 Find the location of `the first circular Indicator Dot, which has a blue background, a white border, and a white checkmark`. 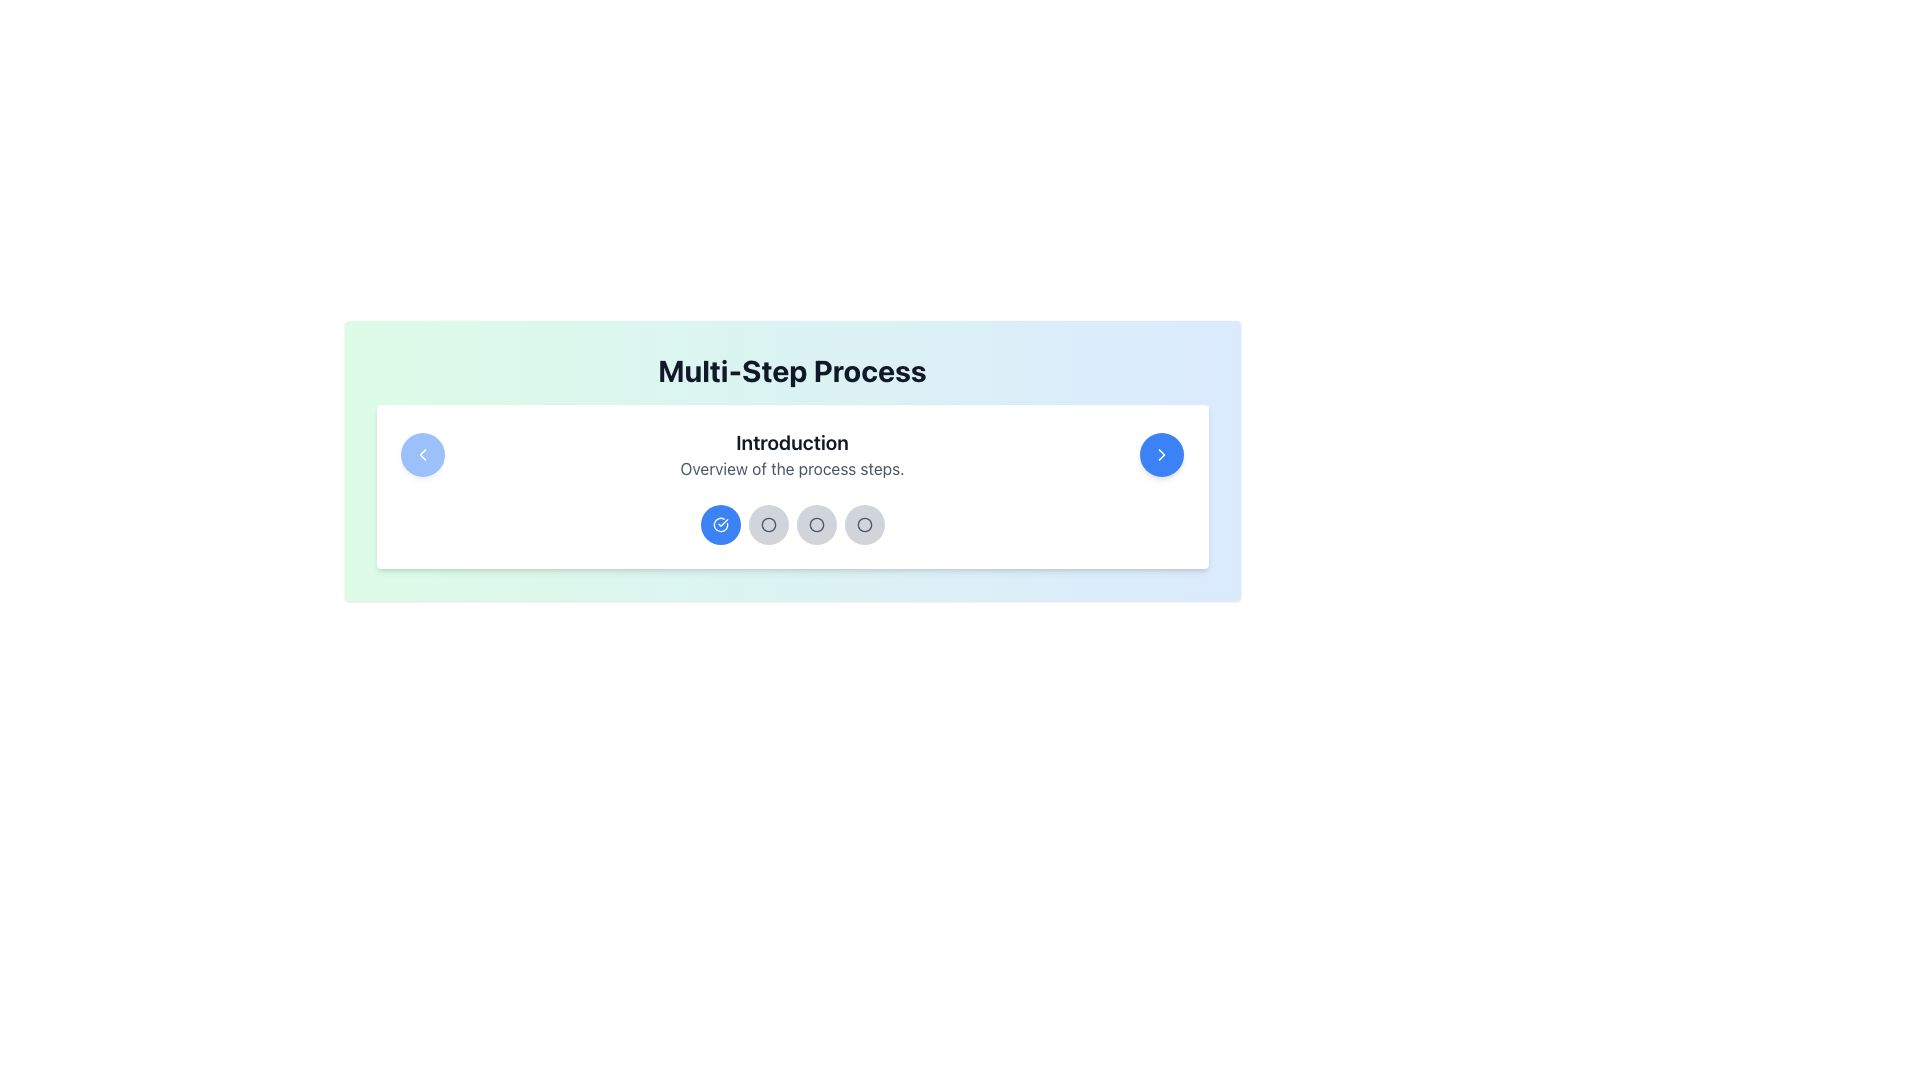

the first circular Indicator Dot, which has a blue background, a white border, and a white checkmark is located at coordinates (720, 523).